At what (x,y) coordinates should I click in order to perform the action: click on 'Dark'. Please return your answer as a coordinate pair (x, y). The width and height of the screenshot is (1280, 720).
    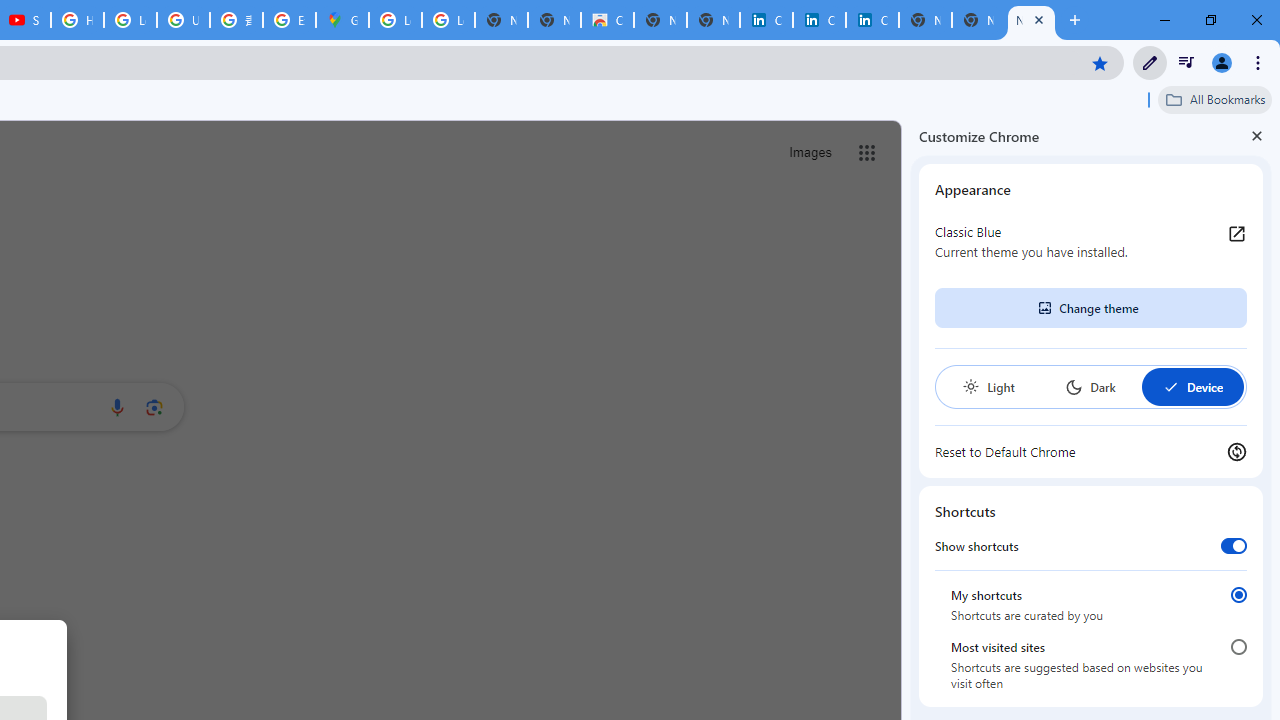
    Looking at the image, I should click on (1089, 387).